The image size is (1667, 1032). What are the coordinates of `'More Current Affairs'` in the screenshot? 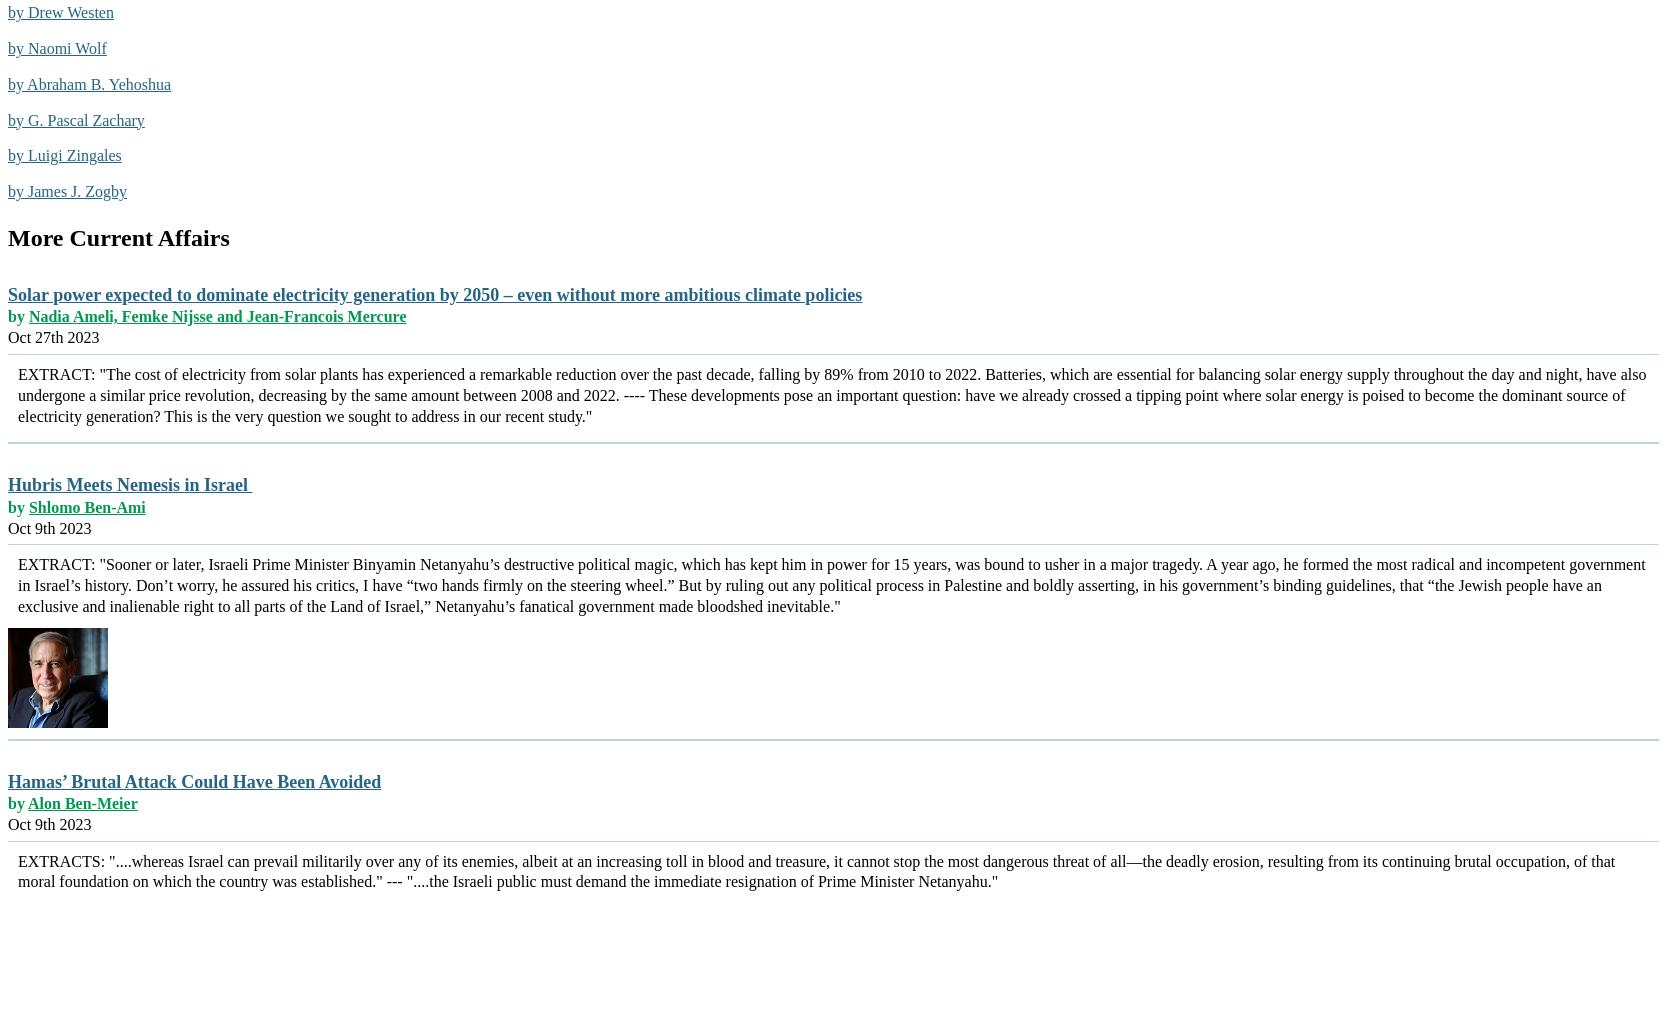 It's located at (117, 236).